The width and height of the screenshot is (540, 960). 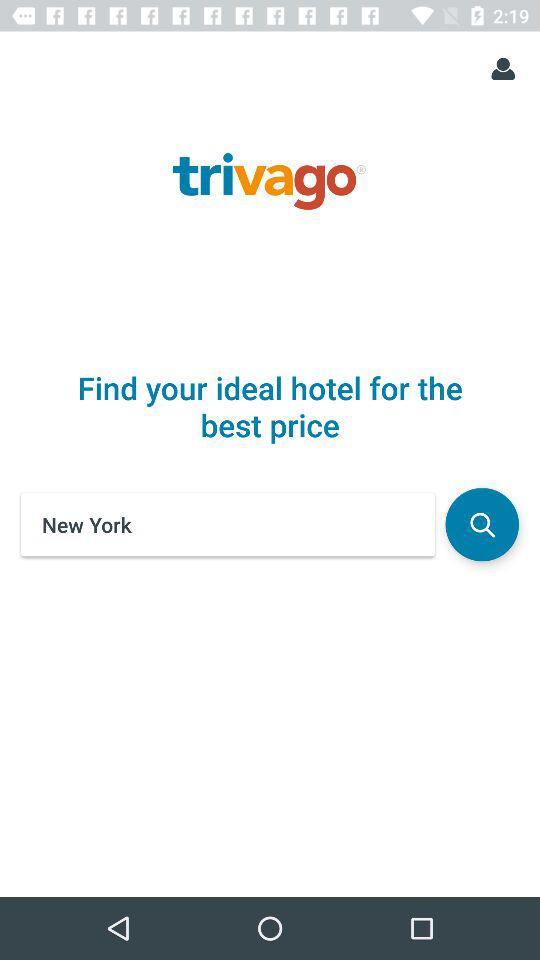 I want to click on the icon below find your ideal icon, so click(x=481, y=523).